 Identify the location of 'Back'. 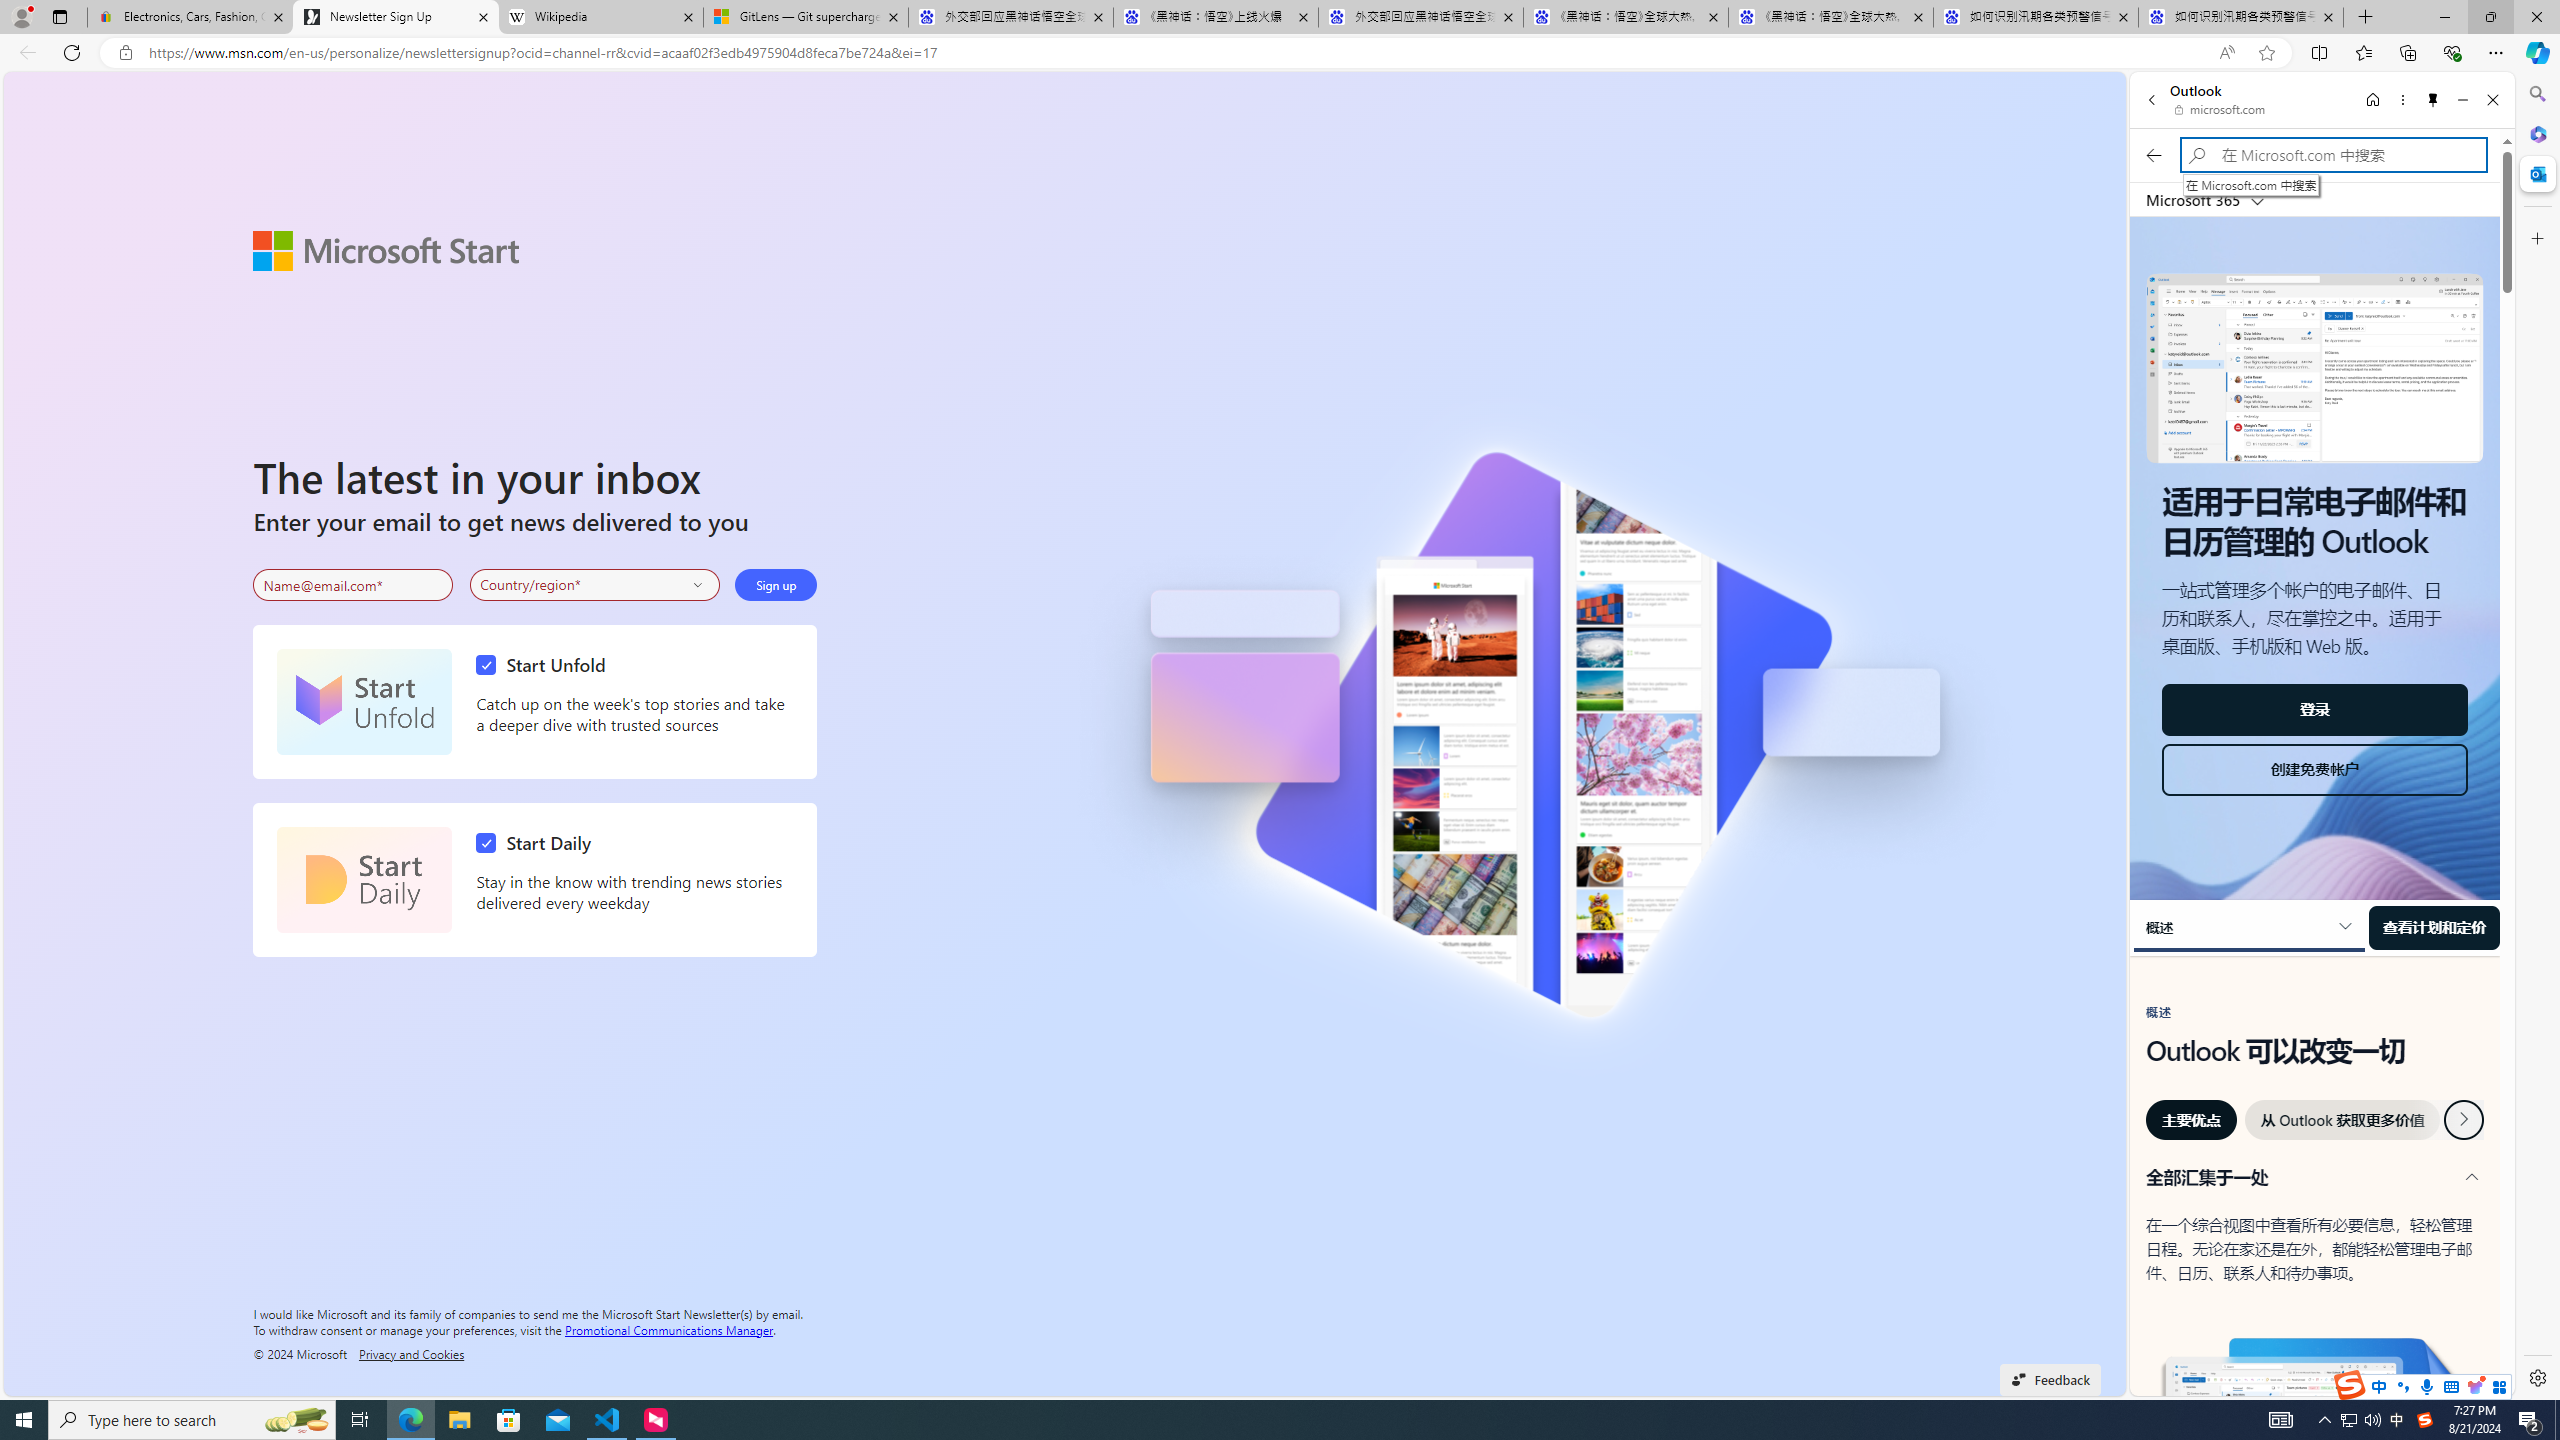
(2151, 99).